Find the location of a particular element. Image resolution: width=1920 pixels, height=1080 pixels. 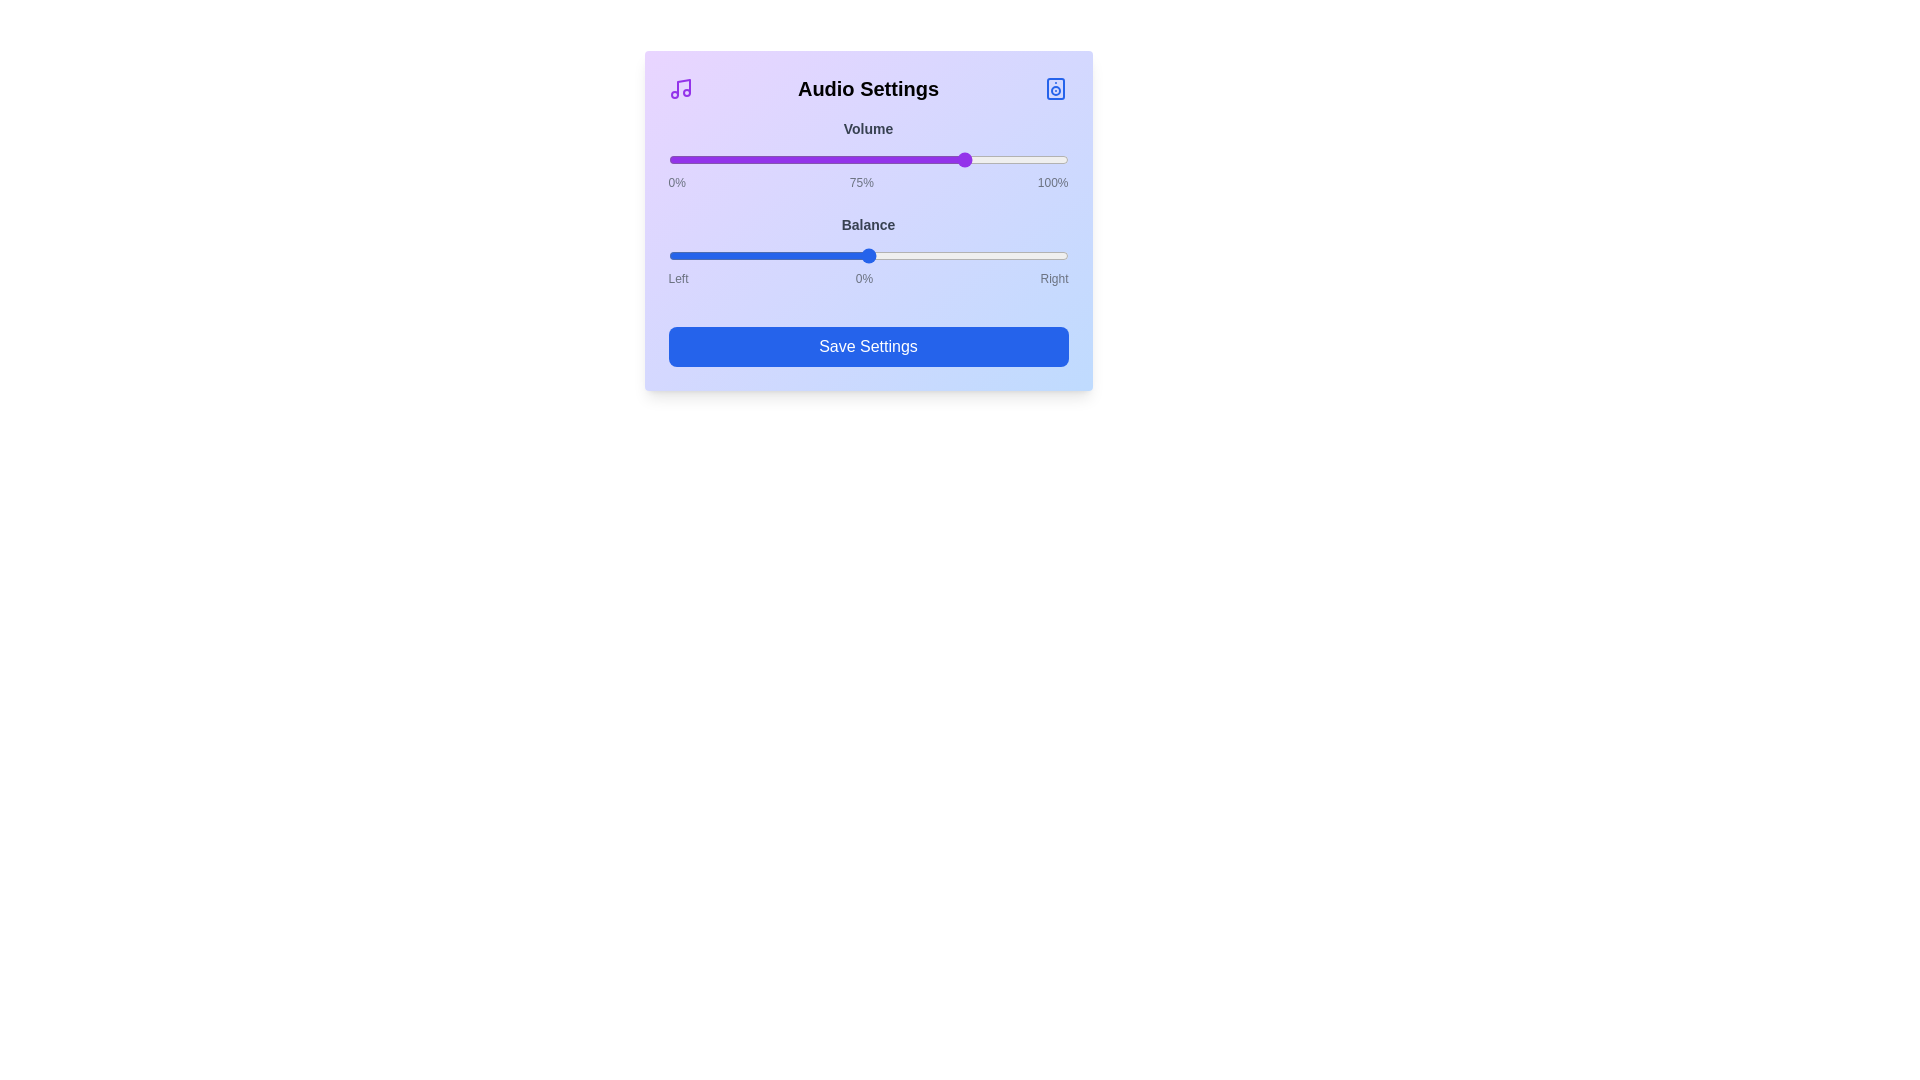

the balance slider to -63 is located at coordinates (741, 254).